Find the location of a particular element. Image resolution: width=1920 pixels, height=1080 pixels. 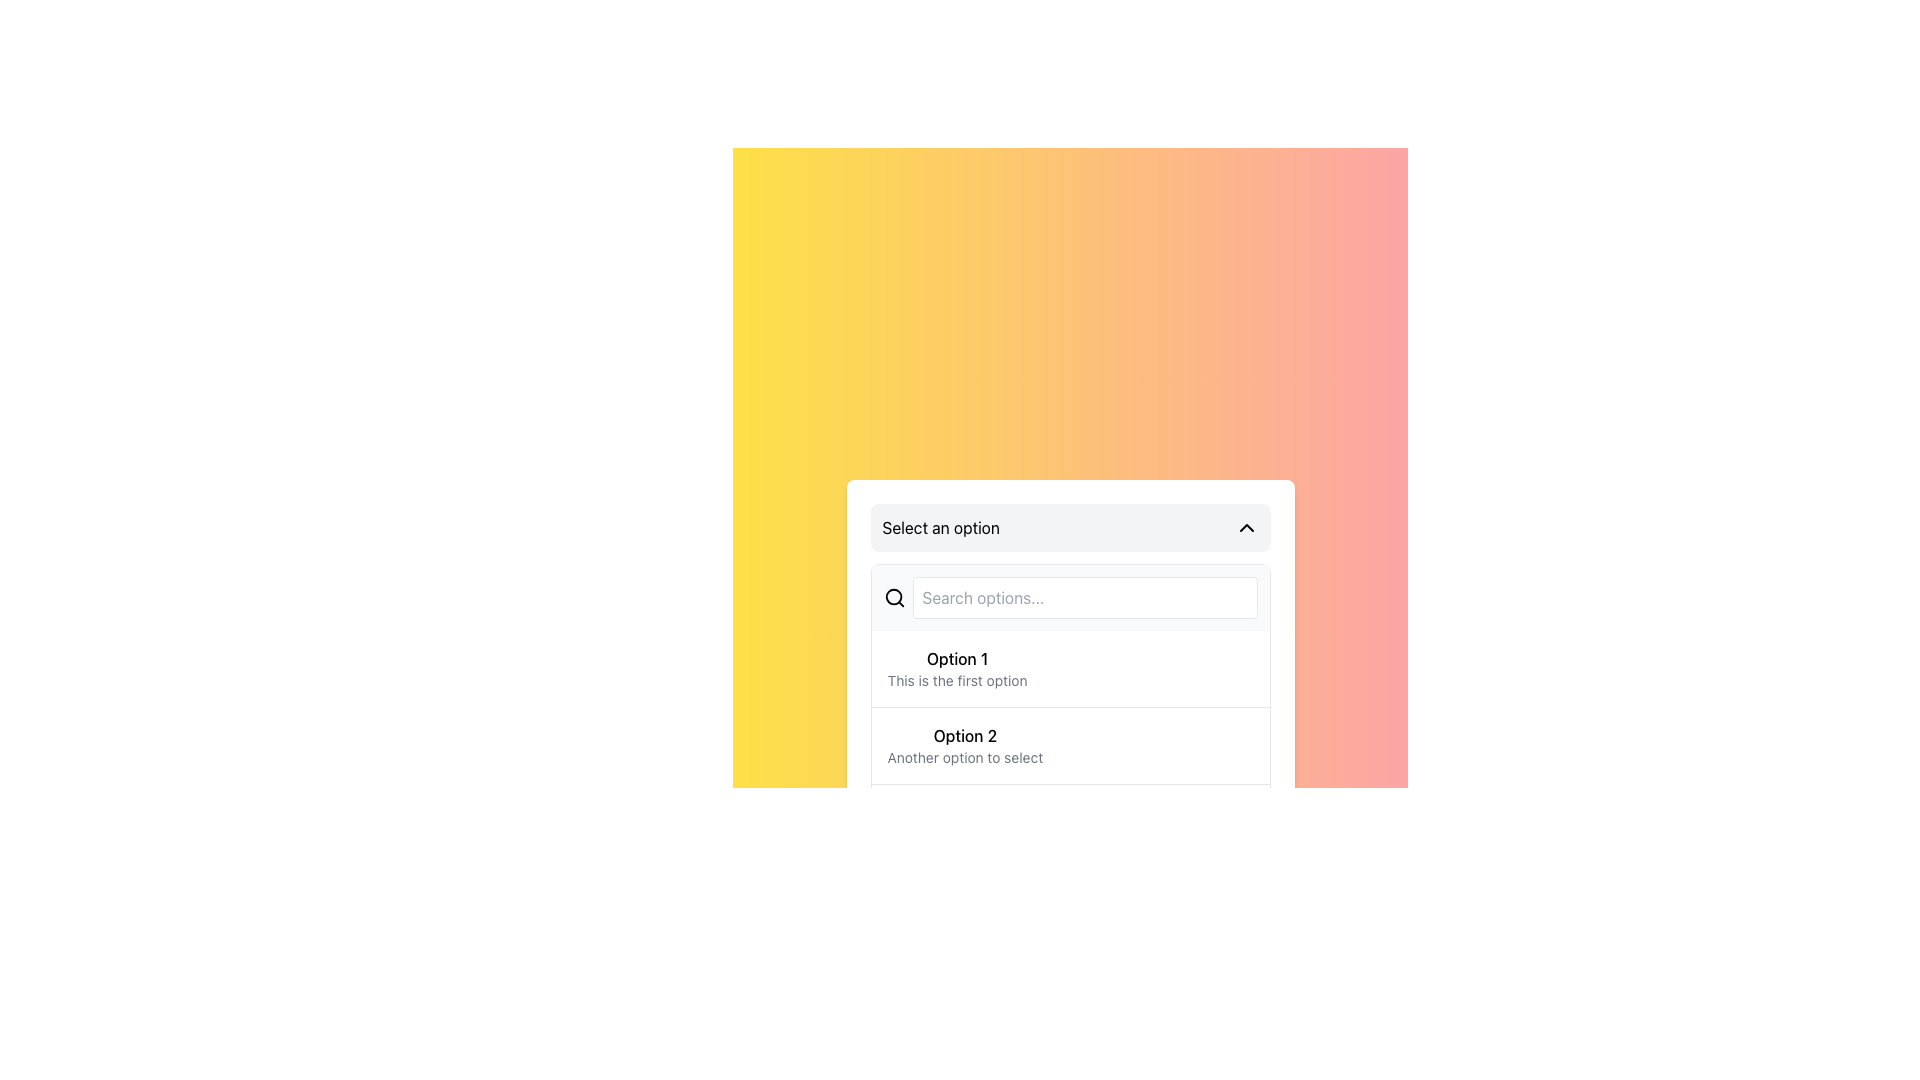

the 'Option 2' label with subtext is located at coordinates (965, 745).